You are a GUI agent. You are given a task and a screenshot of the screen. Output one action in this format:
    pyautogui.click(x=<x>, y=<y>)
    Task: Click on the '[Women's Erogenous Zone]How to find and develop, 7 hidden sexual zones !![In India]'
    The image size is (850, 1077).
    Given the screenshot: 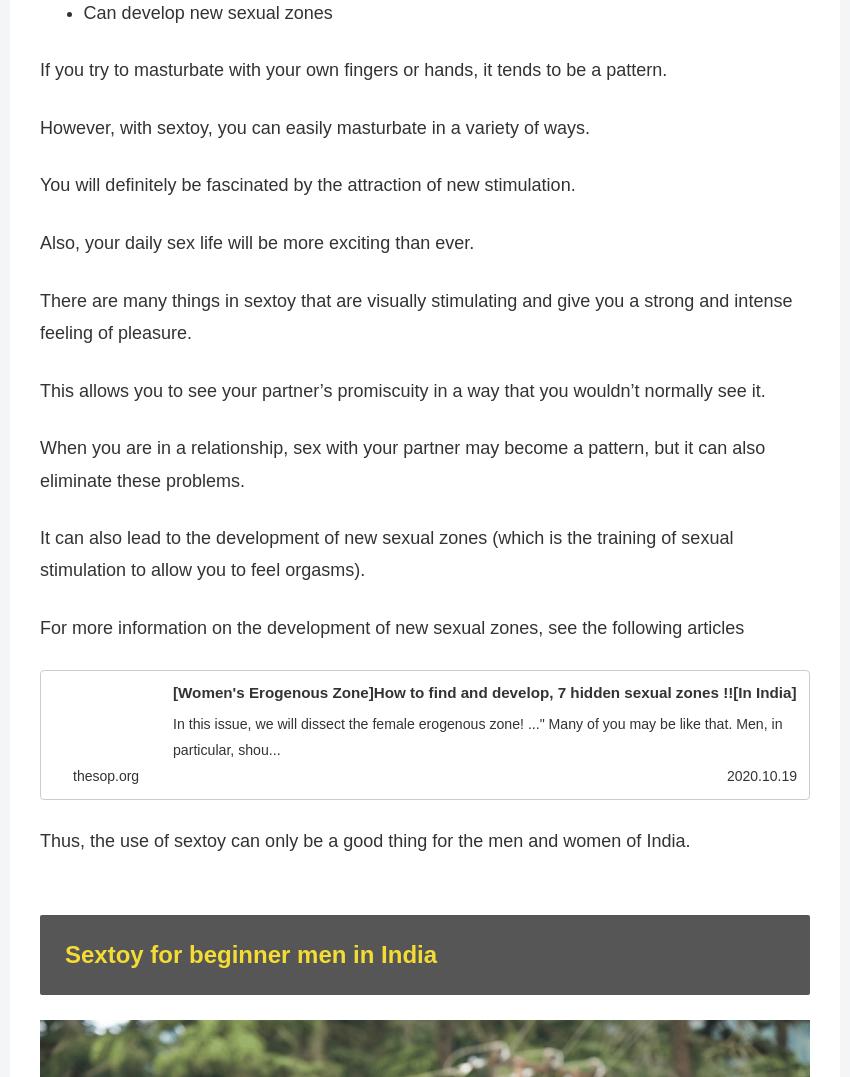 What is the action you would take?
    pyautogui.click(x=484, y=690)
    